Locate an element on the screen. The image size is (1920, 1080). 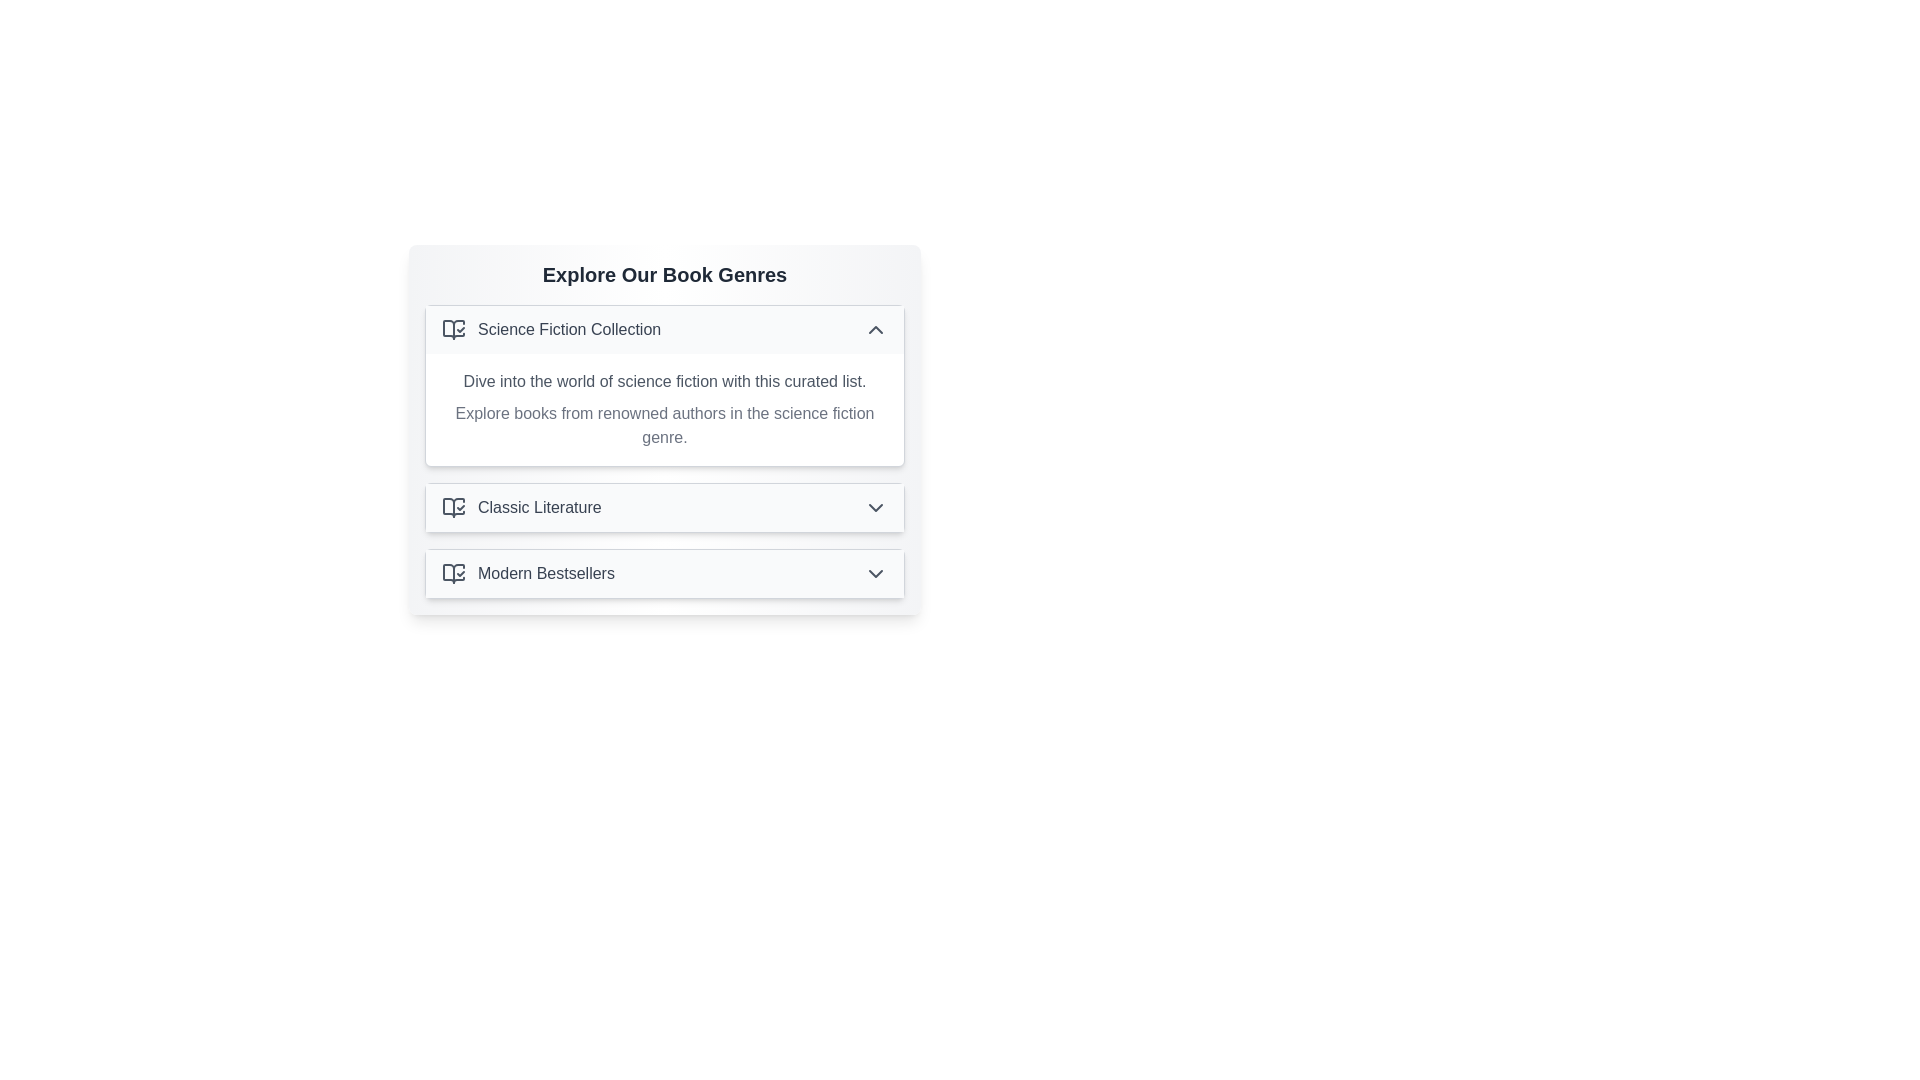
the 'Modern Bestsellers' text label, which is a category label in the genre list located to the right of a book icon with a checkmark is located at coordinates (546, 574).